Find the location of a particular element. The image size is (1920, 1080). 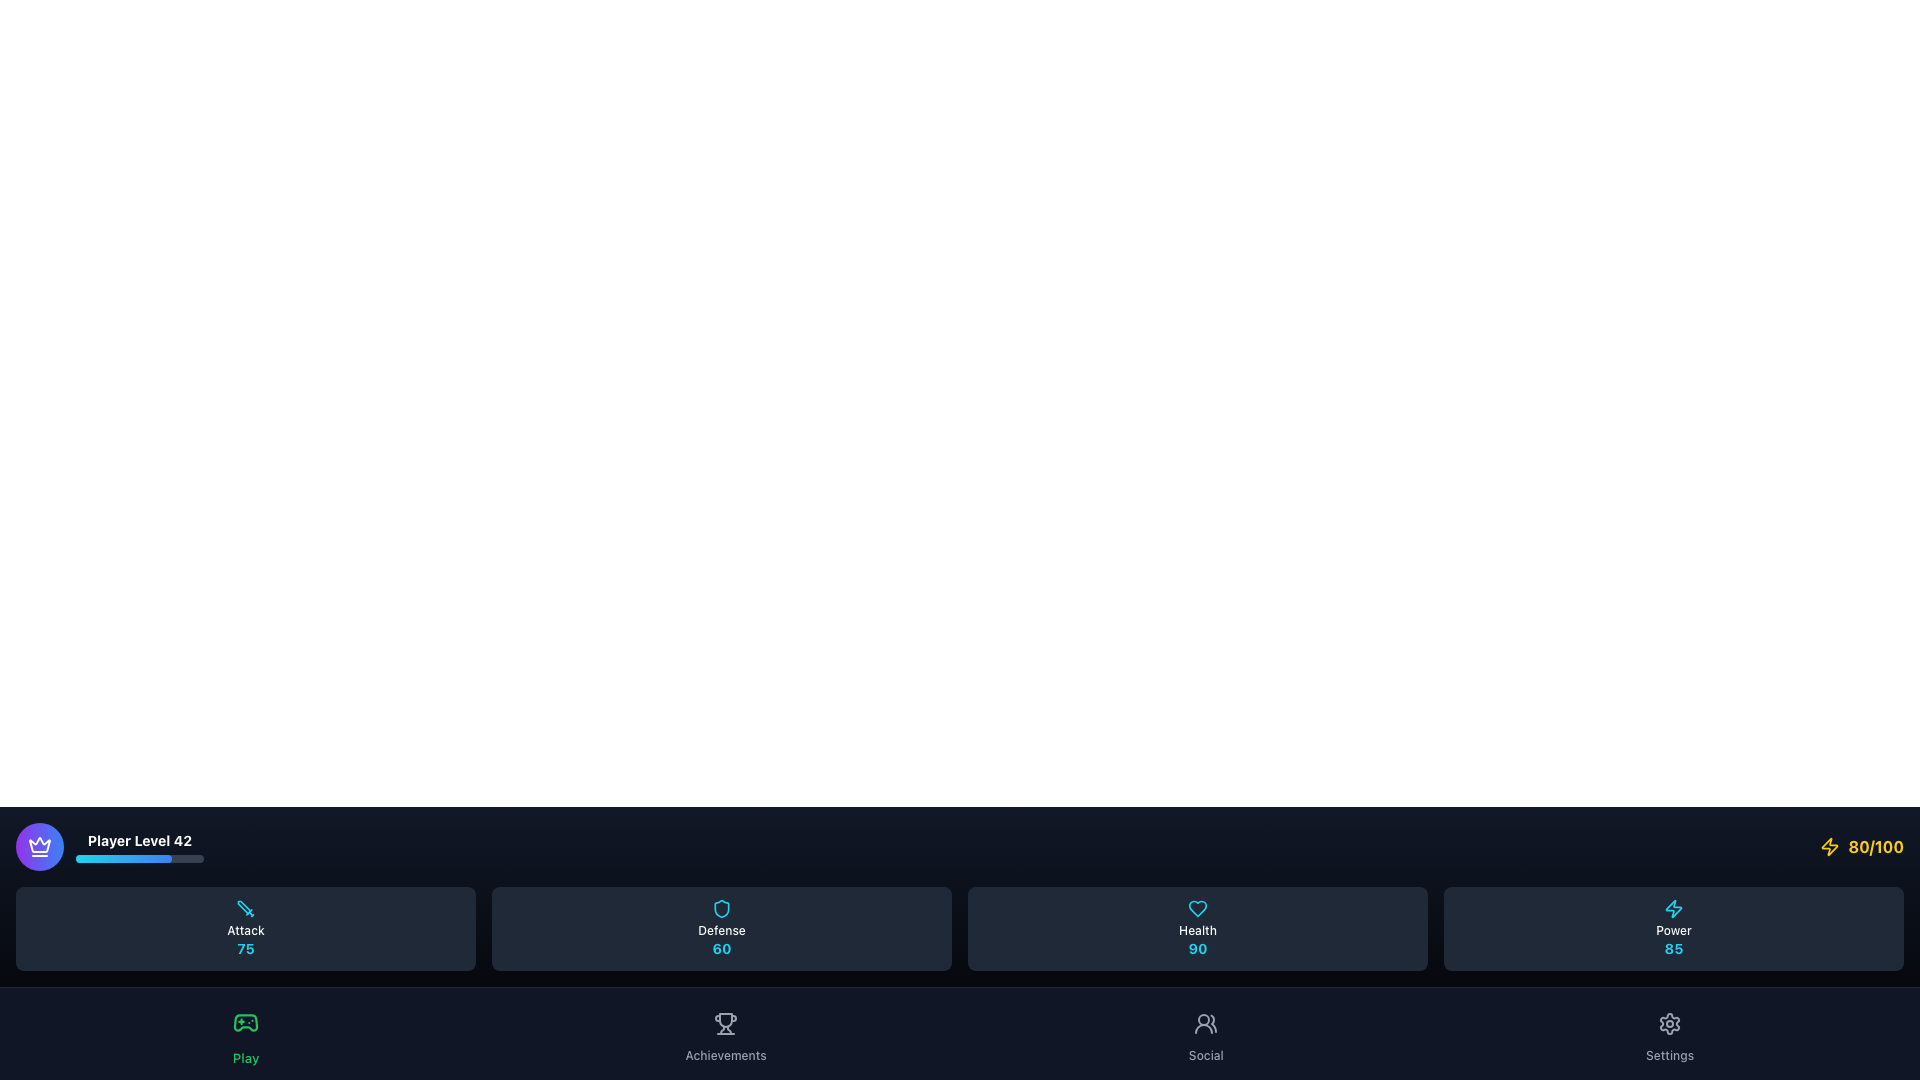

the achievements icon button is located at coordinates (725, 1023).